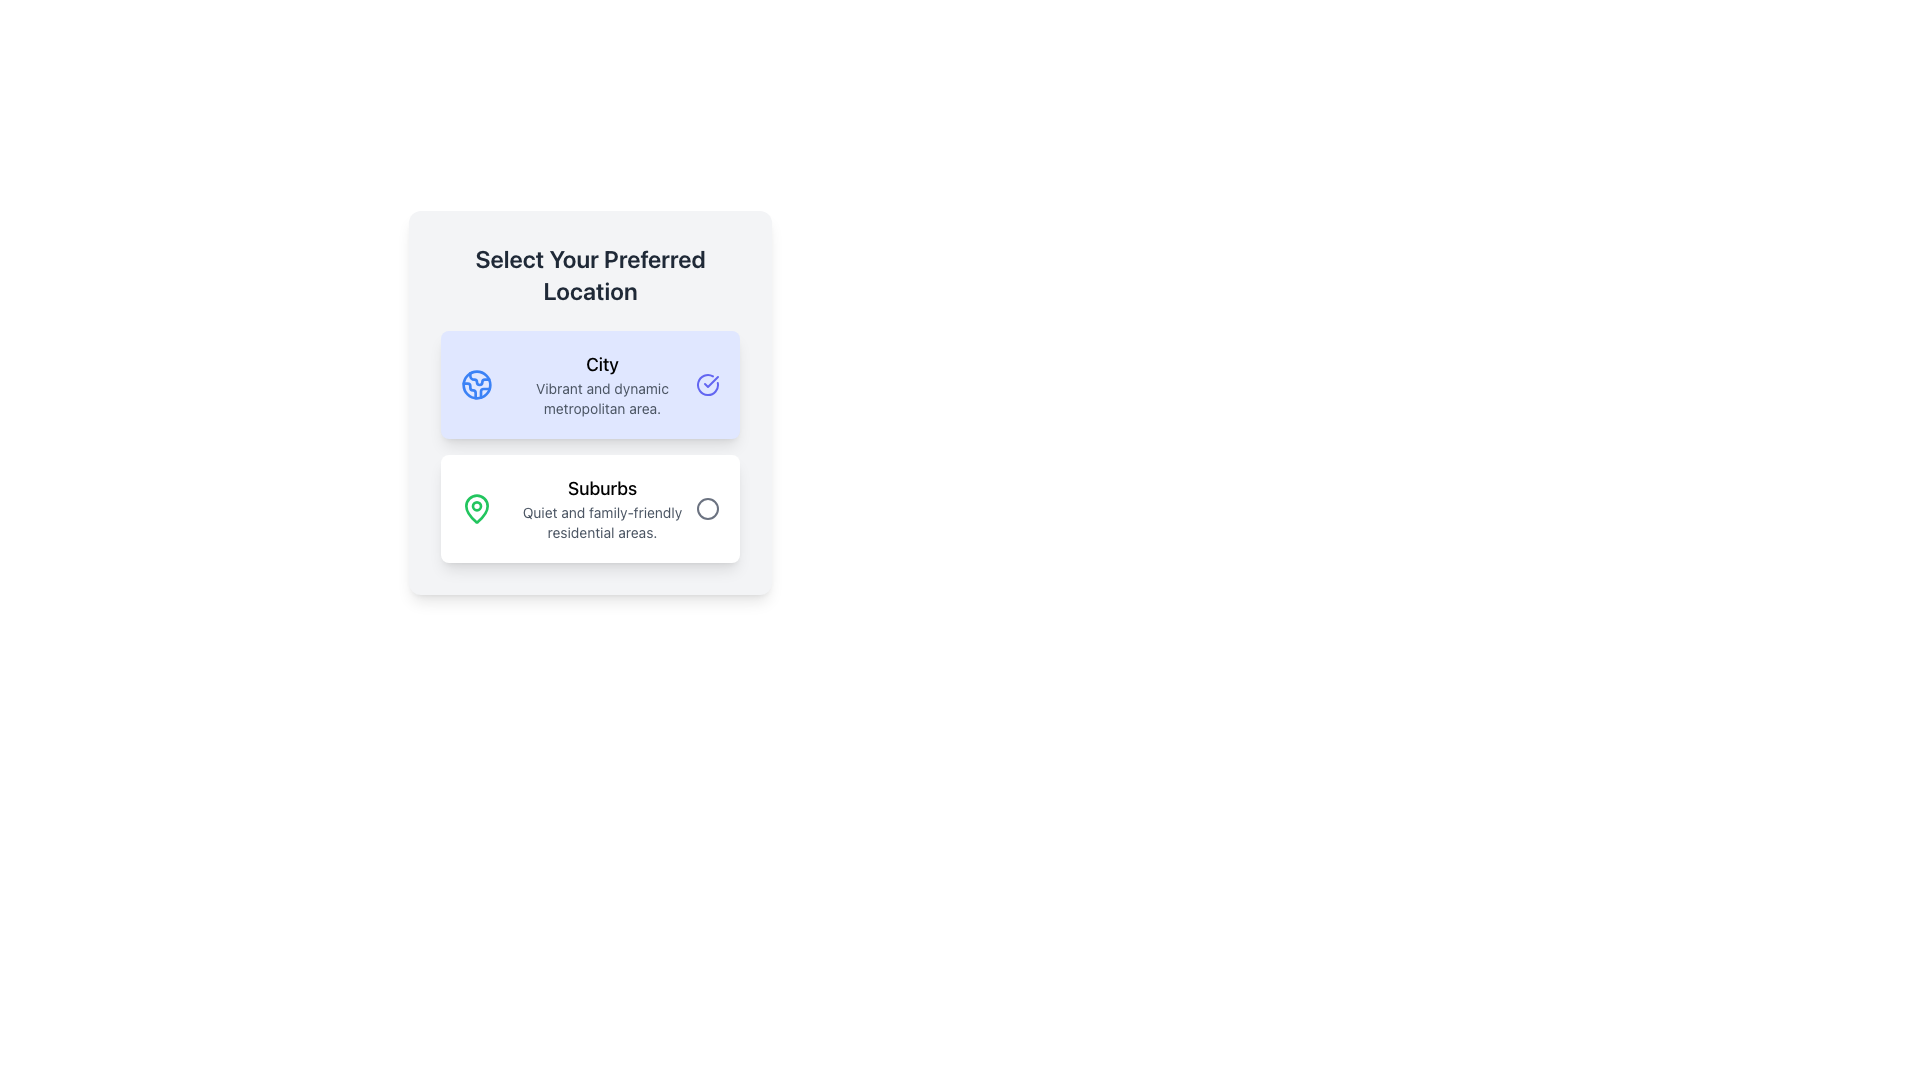 This screenshot has width=1920, height=1080. I want to click on the circular icon associated with the 'Suburbs' option in the two-choice selection widget, located to the right of the green location pin icon and below the 'City' option, so click(708, 508).